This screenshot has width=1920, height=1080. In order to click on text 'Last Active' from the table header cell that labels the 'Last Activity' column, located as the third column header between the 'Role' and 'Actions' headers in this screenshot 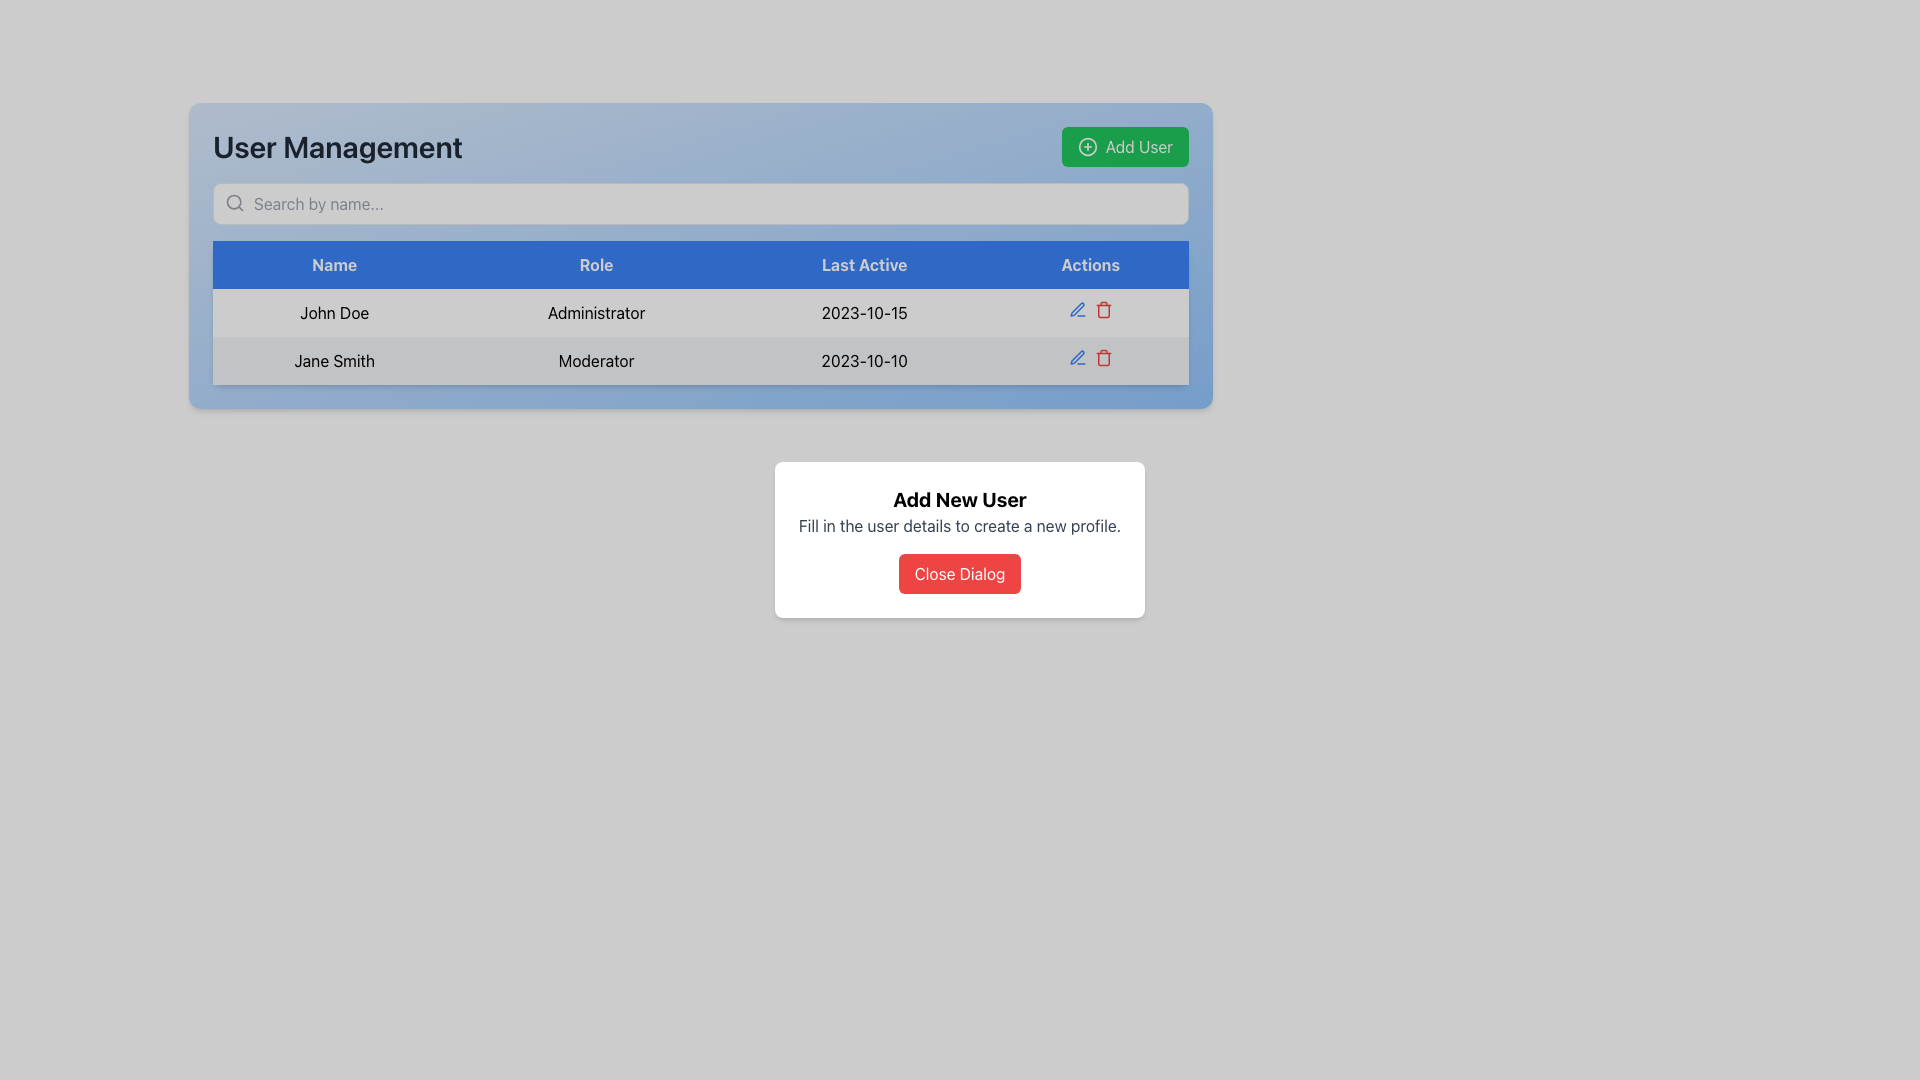, I will do `click(864, 264)`.